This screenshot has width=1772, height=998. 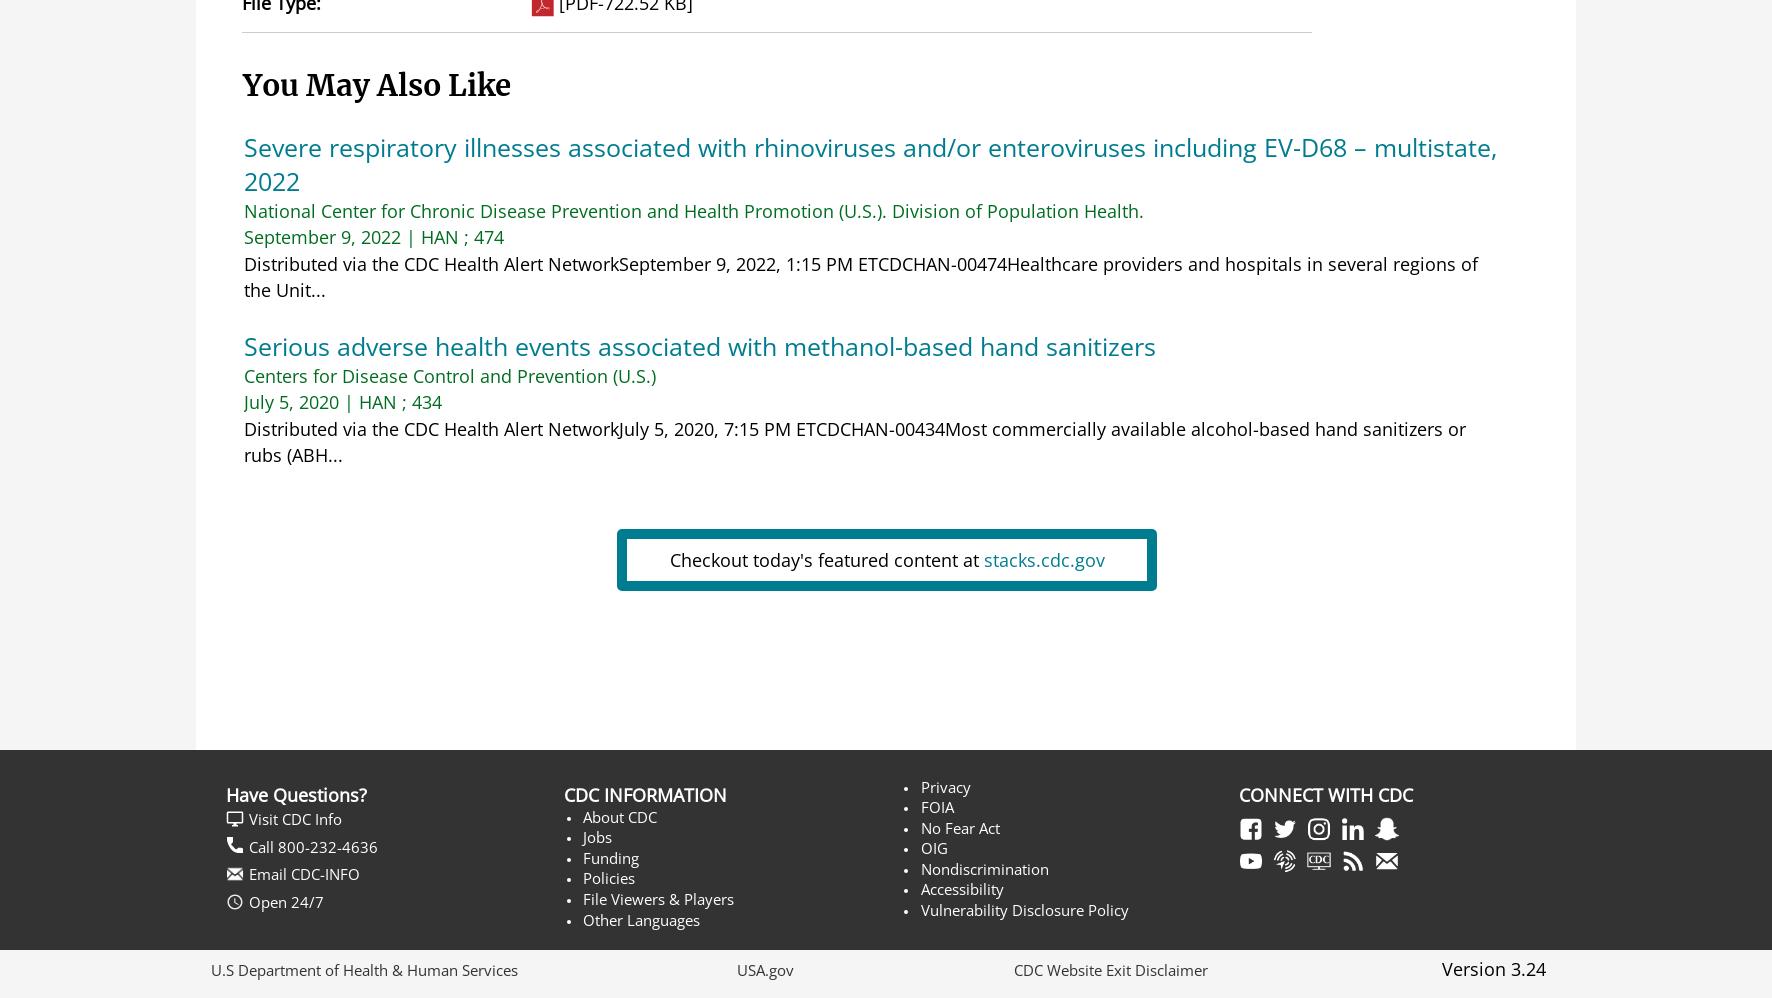 What do you see at coordinates (364, 968) in the screenshot?
I see `'U.S
								Department of Health & Human Services'` at bounding box center [364, 968].